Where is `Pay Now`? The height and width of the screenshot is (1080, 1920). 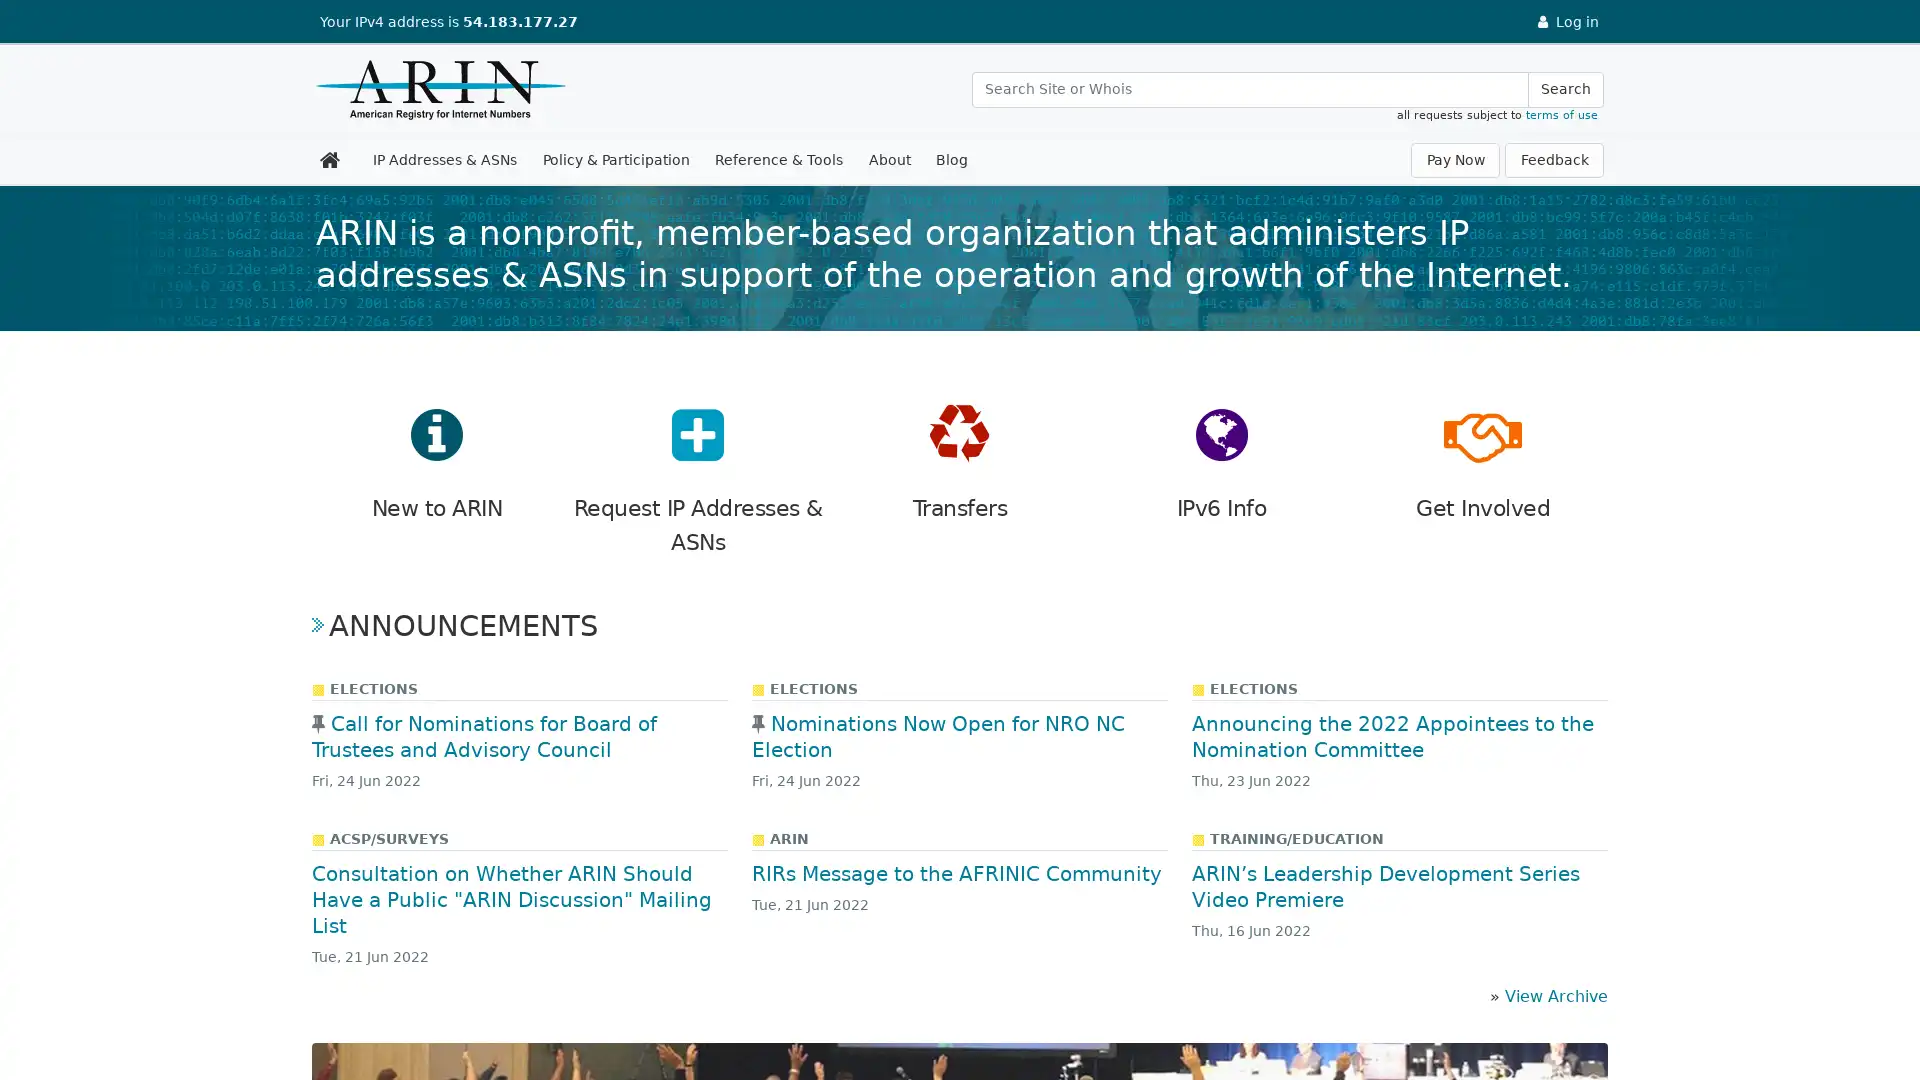
Pay Now is located at coordinates (1455, 158).